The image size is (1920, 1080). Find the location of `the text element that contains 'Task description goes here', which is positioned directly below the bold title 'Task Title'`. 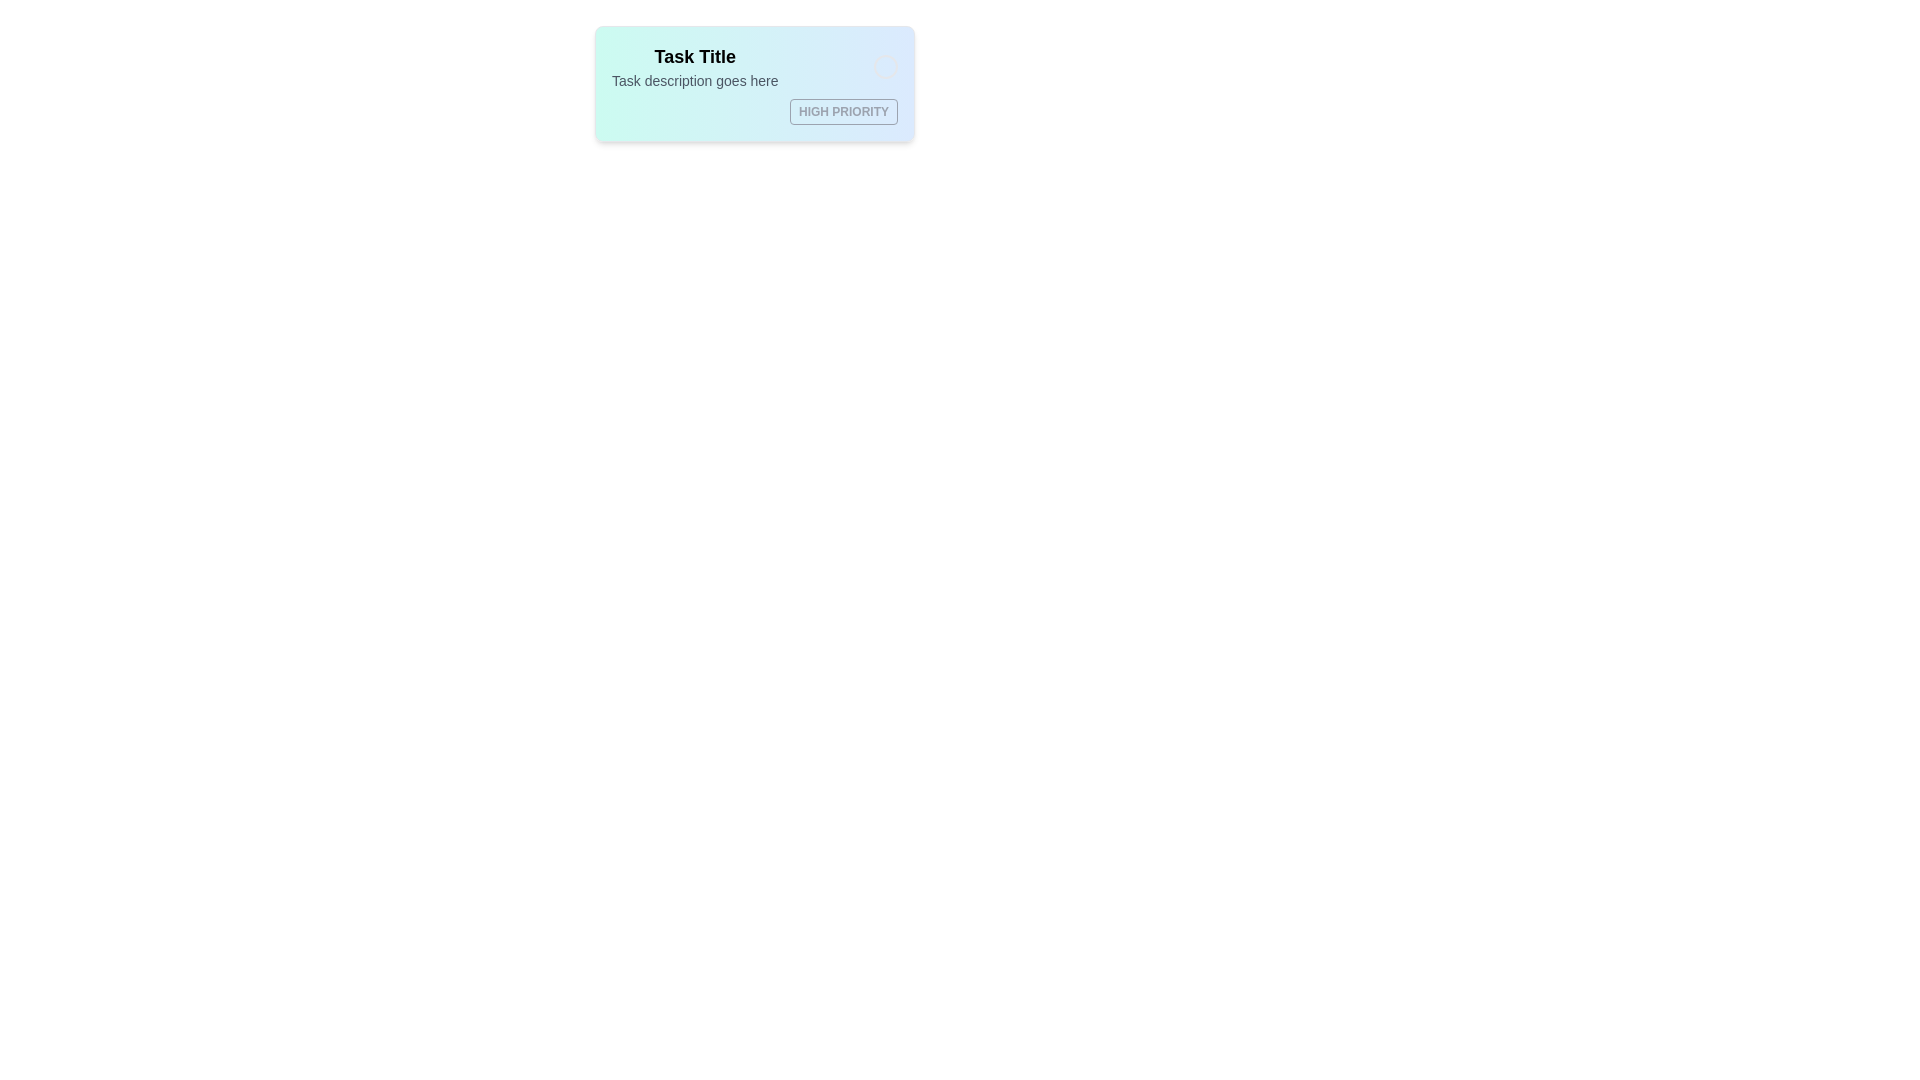

the text element that contains 'Task description goes here', which is positioned directly below the bold title 'Task Title' is located at coordinates (695, 80).